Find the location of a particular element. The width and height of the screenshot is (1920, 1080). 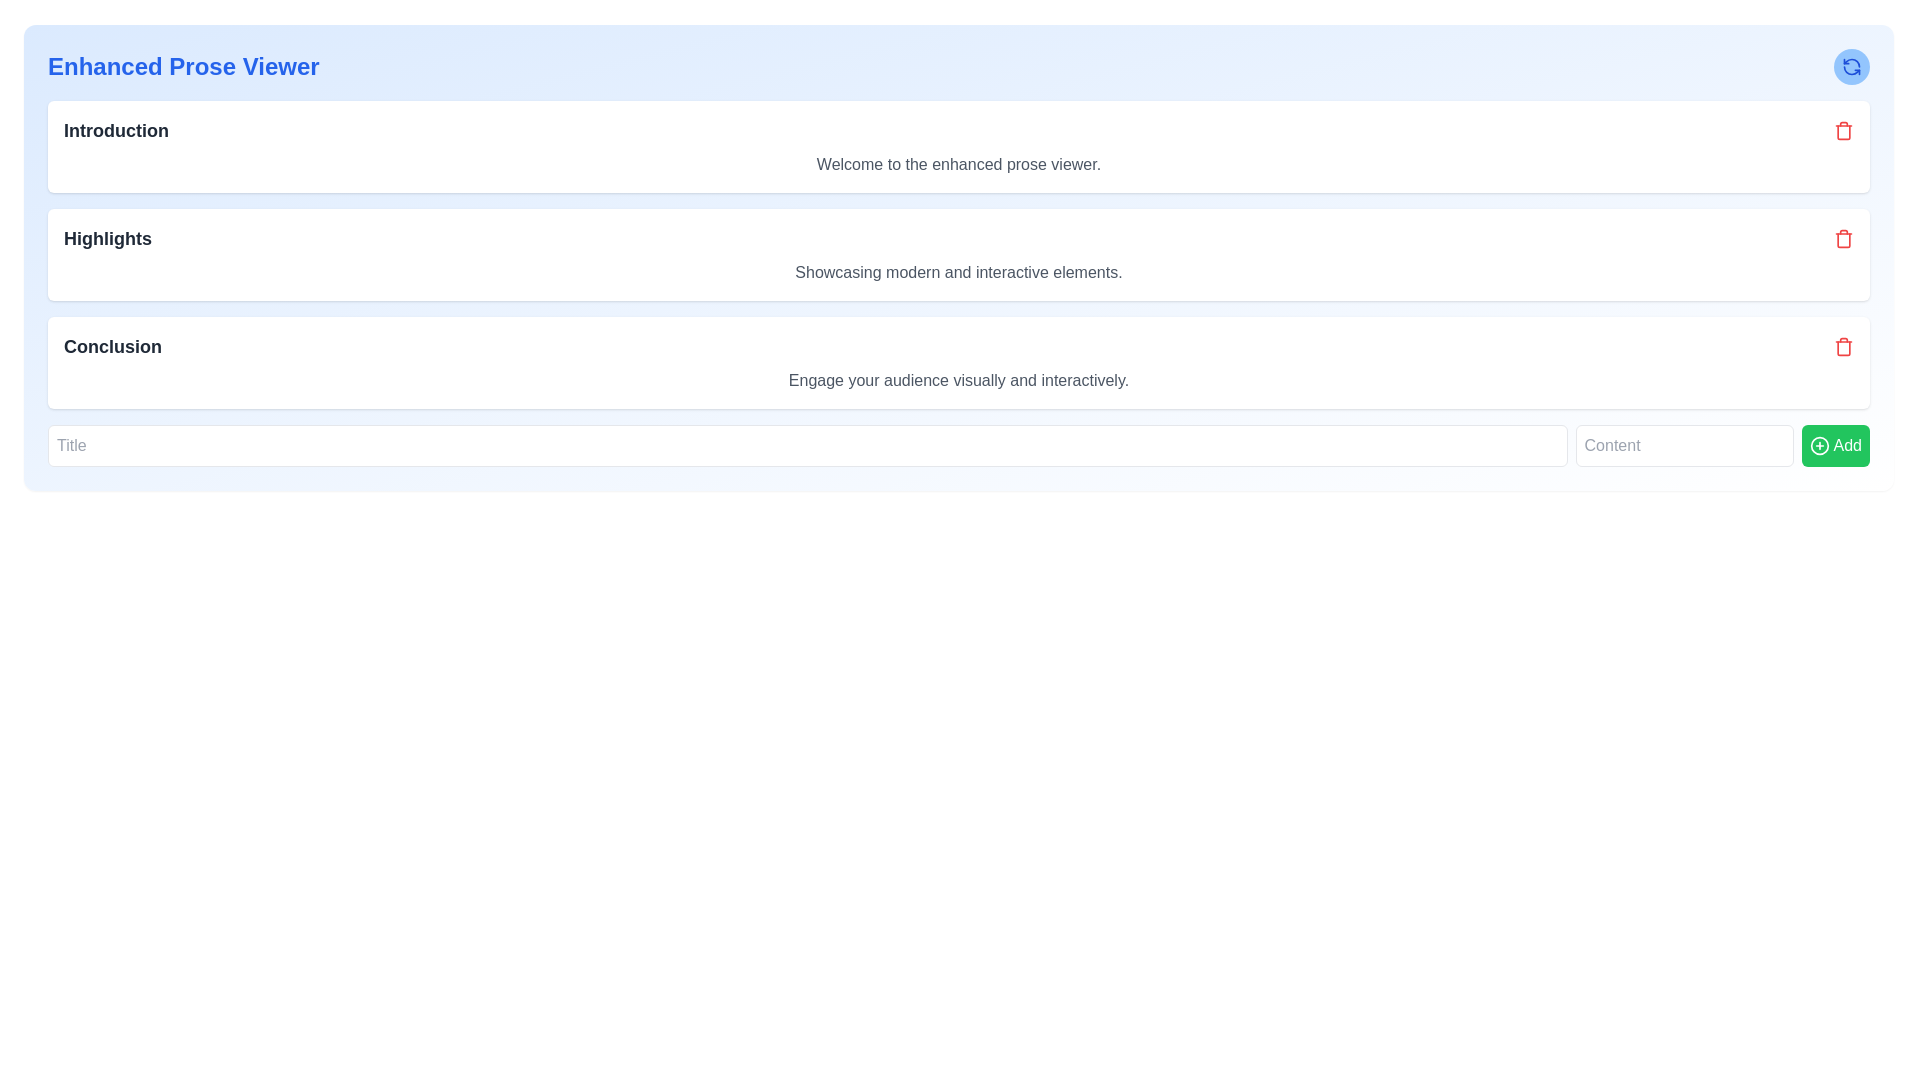

the circular graphical component within the SVG that is part of a 'plus inside a circle' design, located in the bottom-right section of the interface is located at coordinates (1819, 445).